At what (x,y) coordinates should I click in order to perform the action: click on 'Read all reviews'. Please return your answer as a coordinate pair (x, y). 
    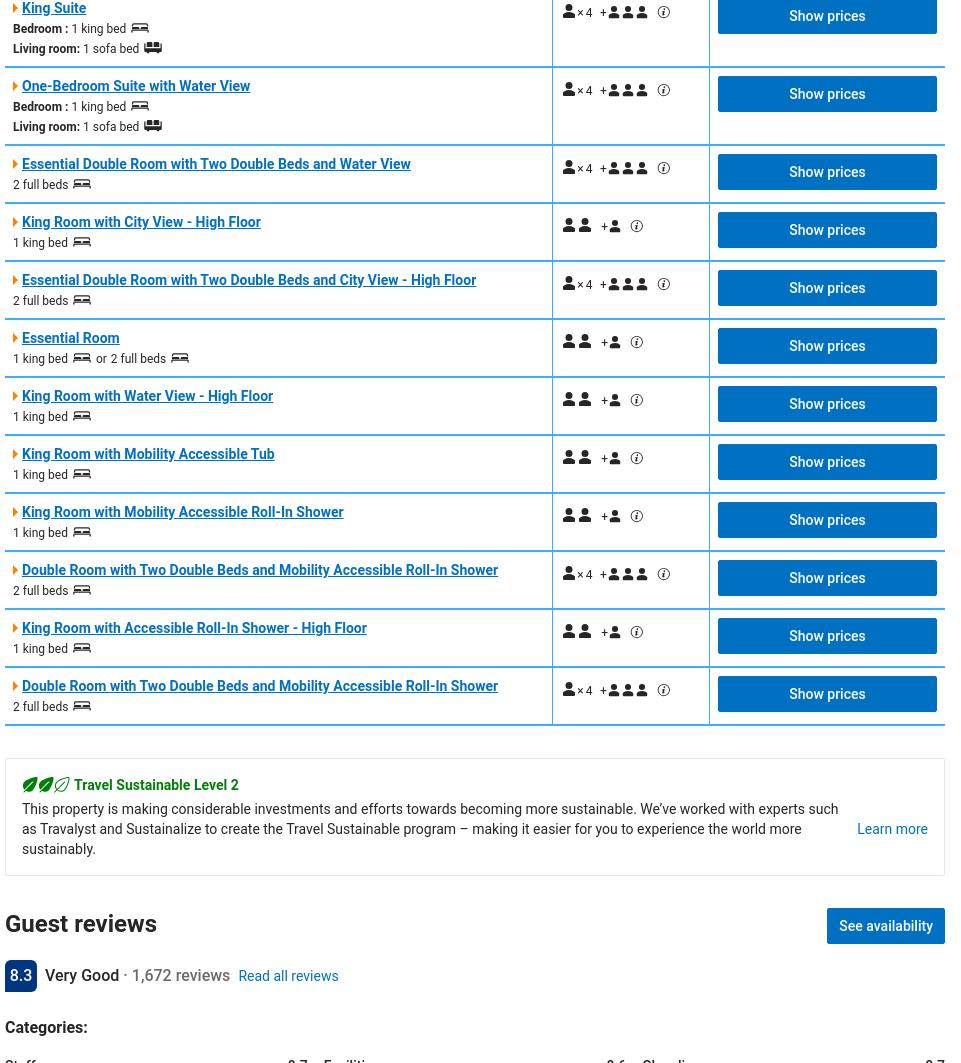
    Looking at the image, I should click on (288, 973).